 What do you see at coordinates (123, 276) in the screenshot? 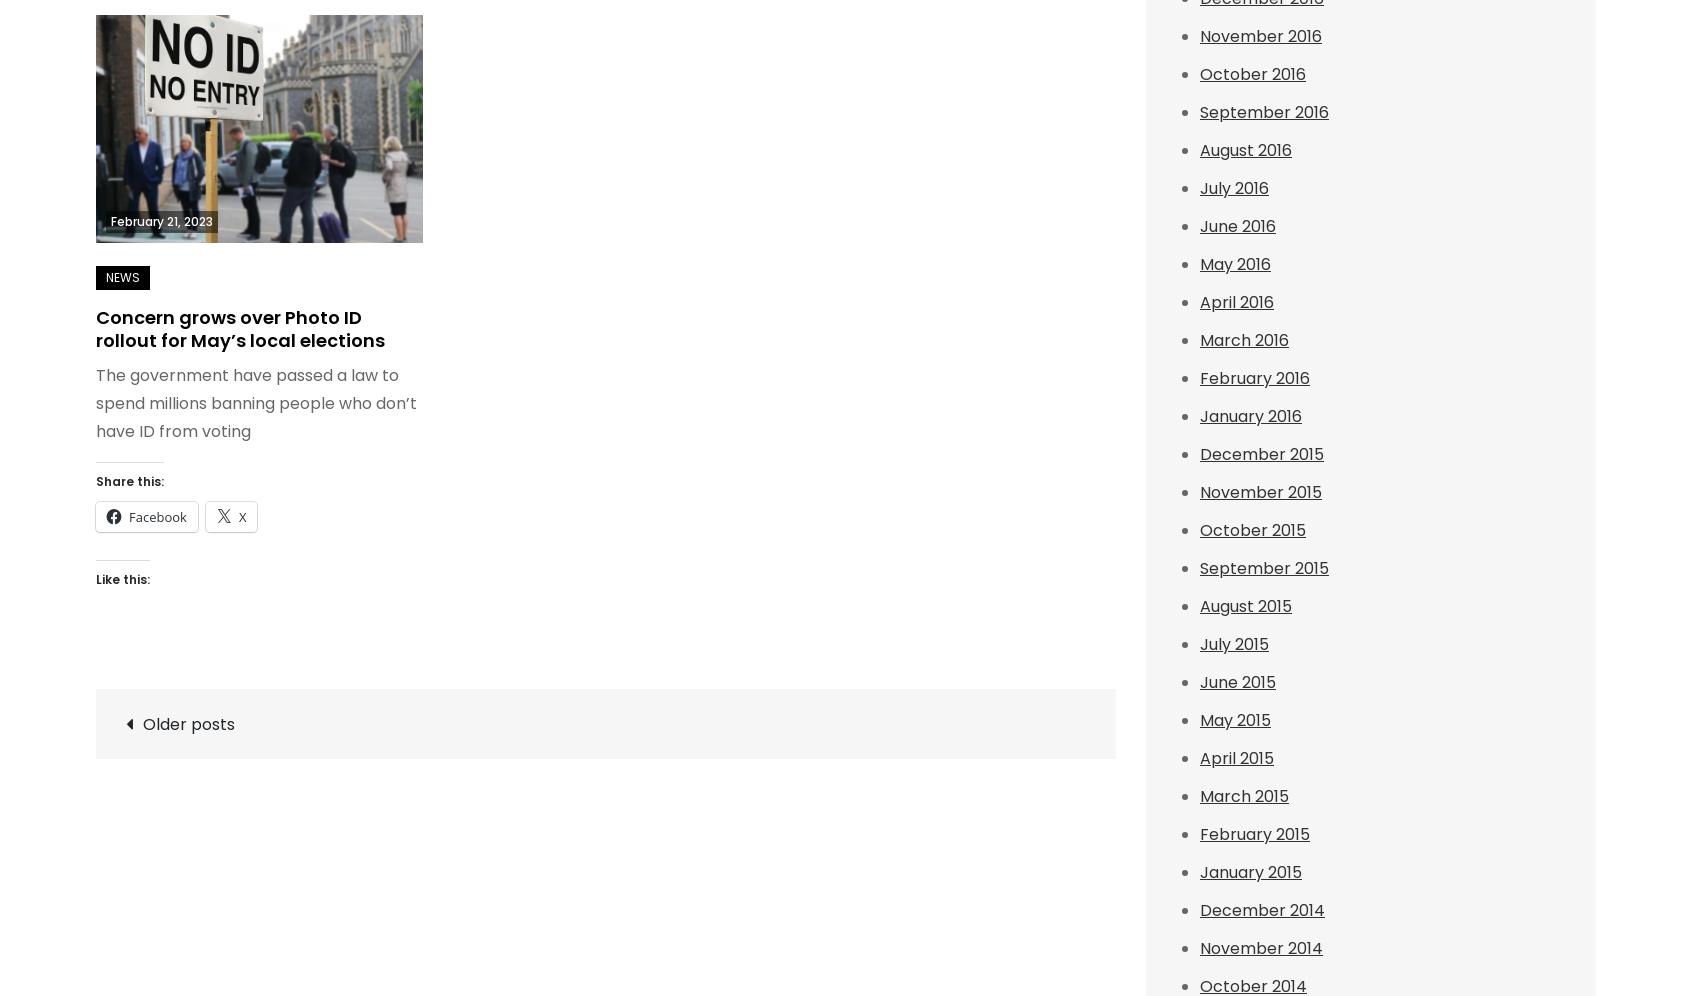
I see `'News'` at bounding box center [123, 276].